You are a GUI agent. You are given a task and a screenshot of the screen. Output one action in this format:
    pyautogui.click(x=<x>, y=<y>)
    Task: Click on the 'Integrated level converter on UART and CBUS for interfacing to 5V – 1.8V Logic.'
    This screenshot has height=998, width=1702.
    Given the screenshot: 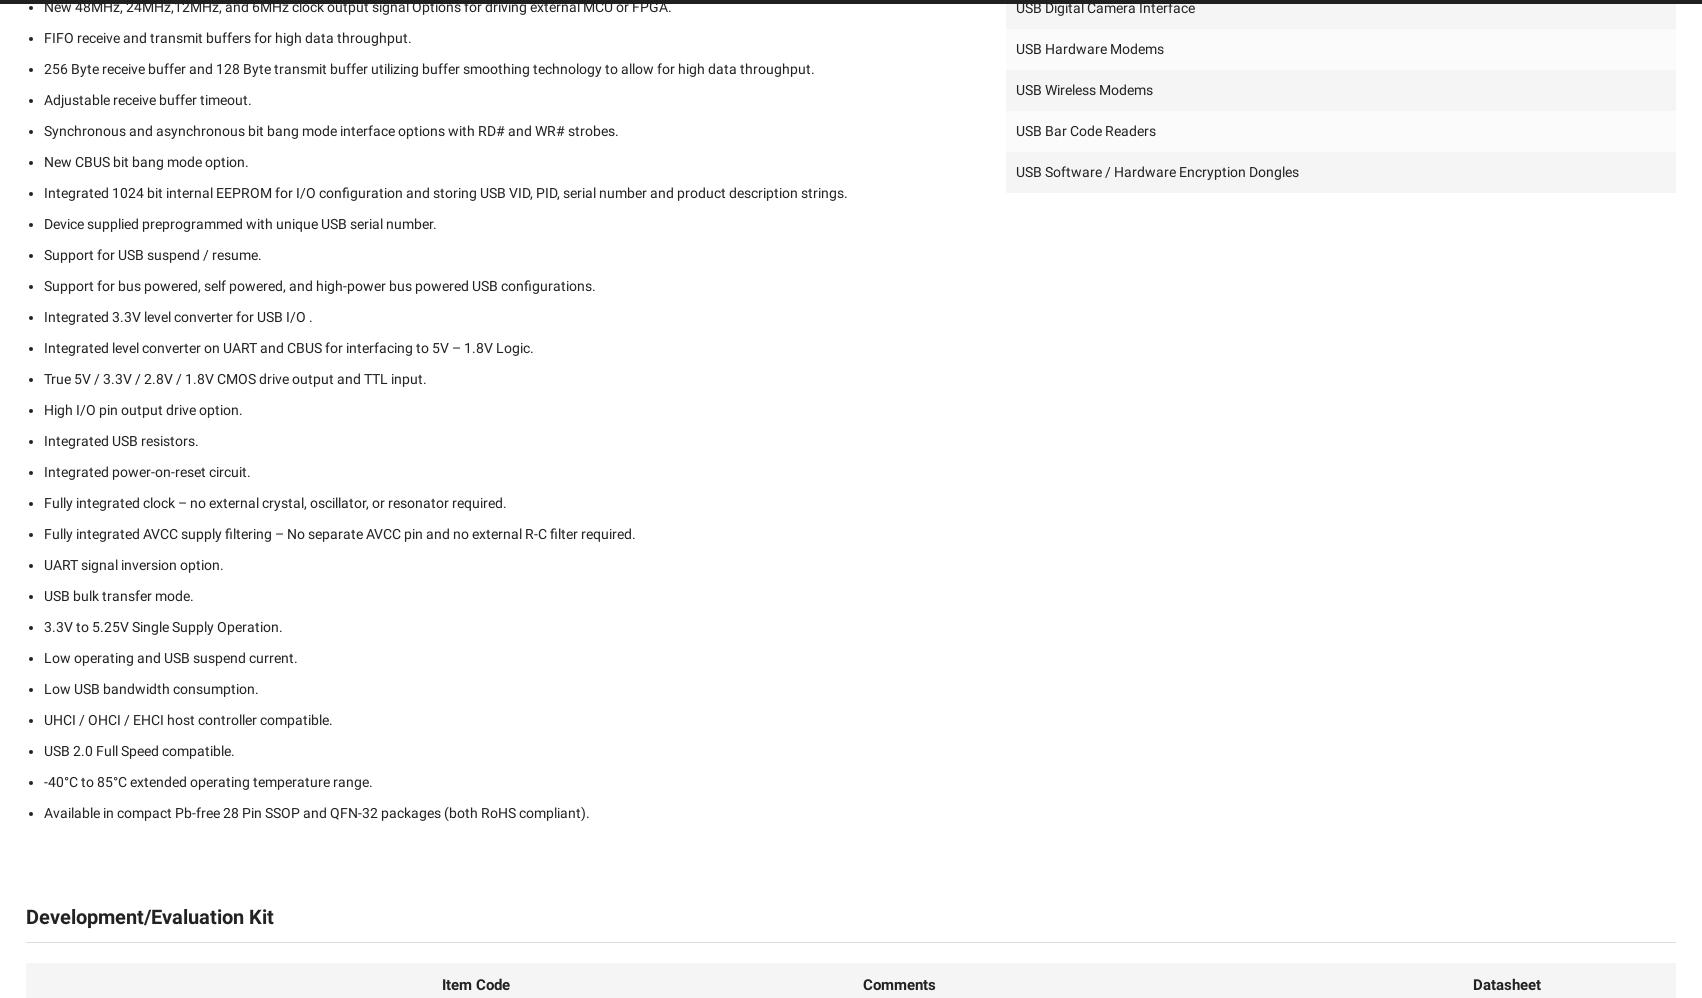 What is the action you would take?
    pyautogui.click(x=288, y=348)
    